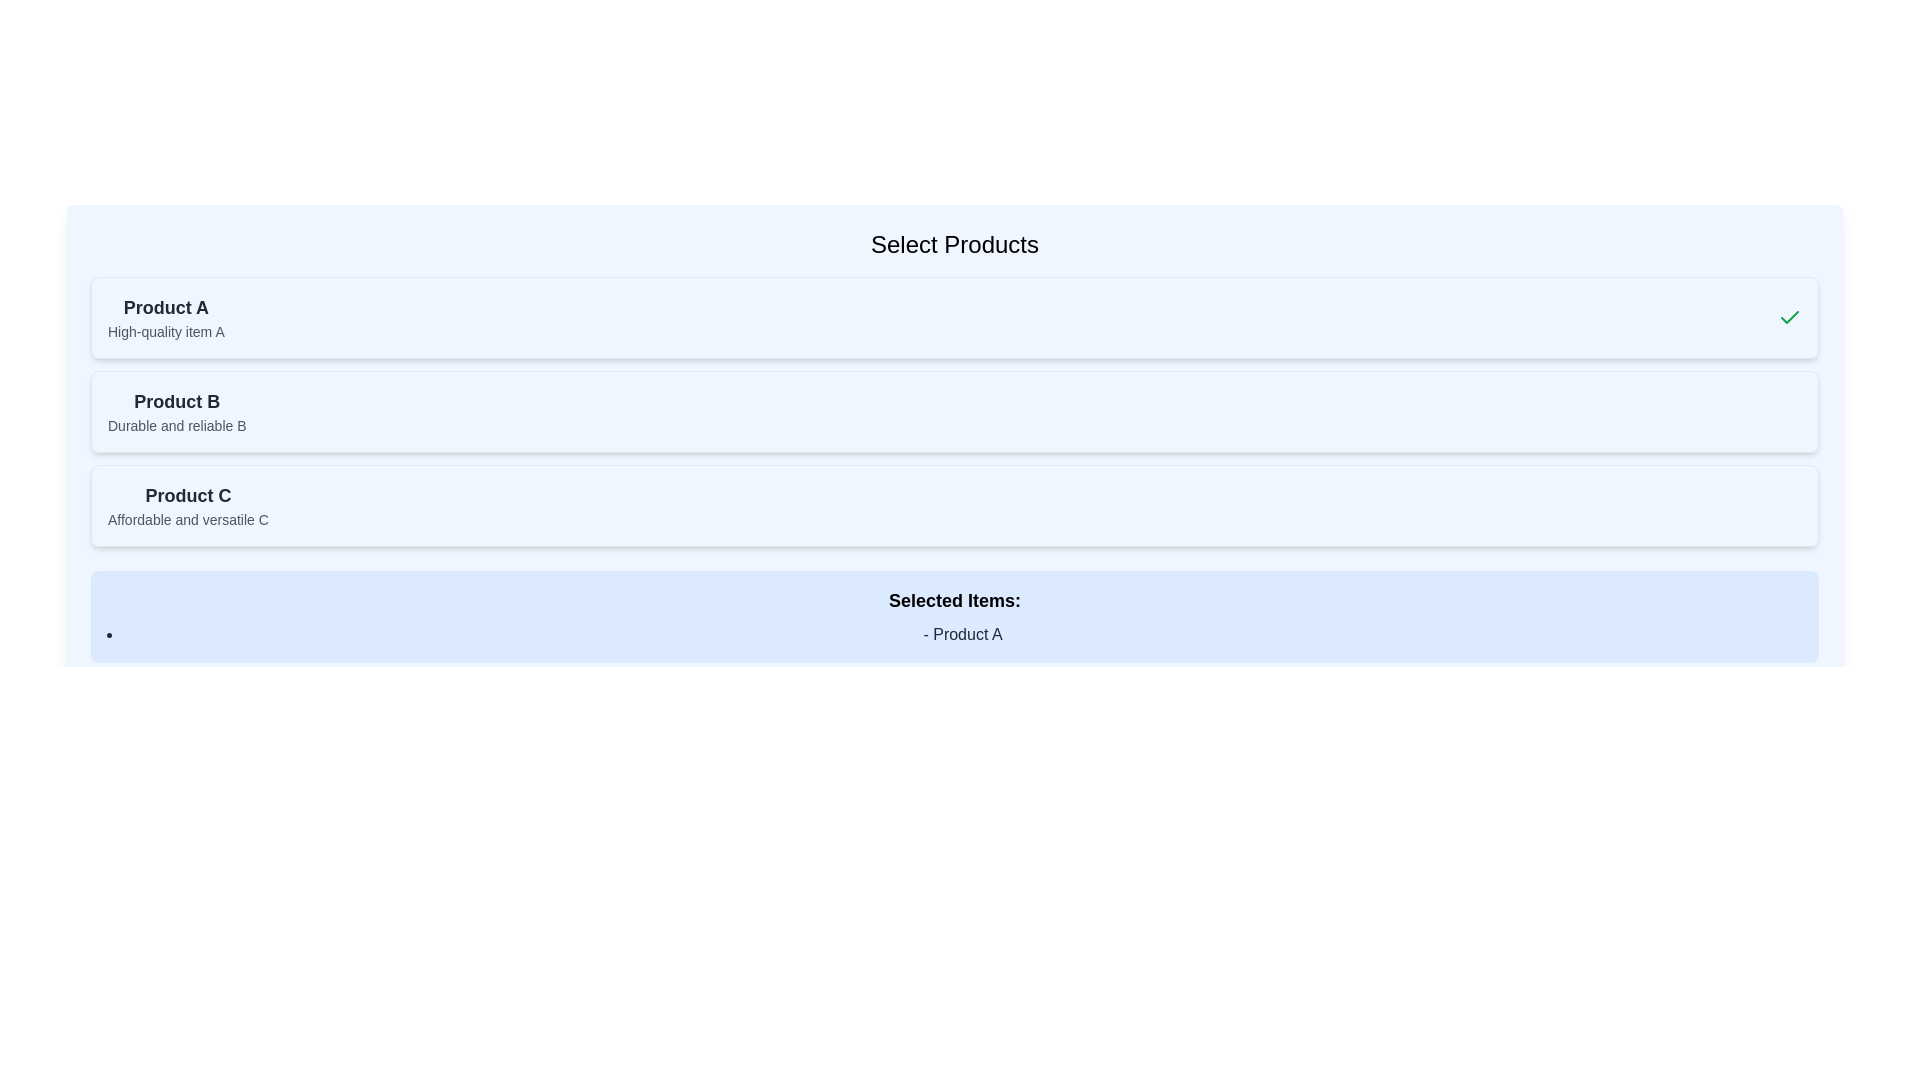  Describe the element at coordinates (166, 308) in the screenshot. I see `text label displaying 'Product A', which is prominently styled in bold and dark gray, located at the top of the product section` at that location.